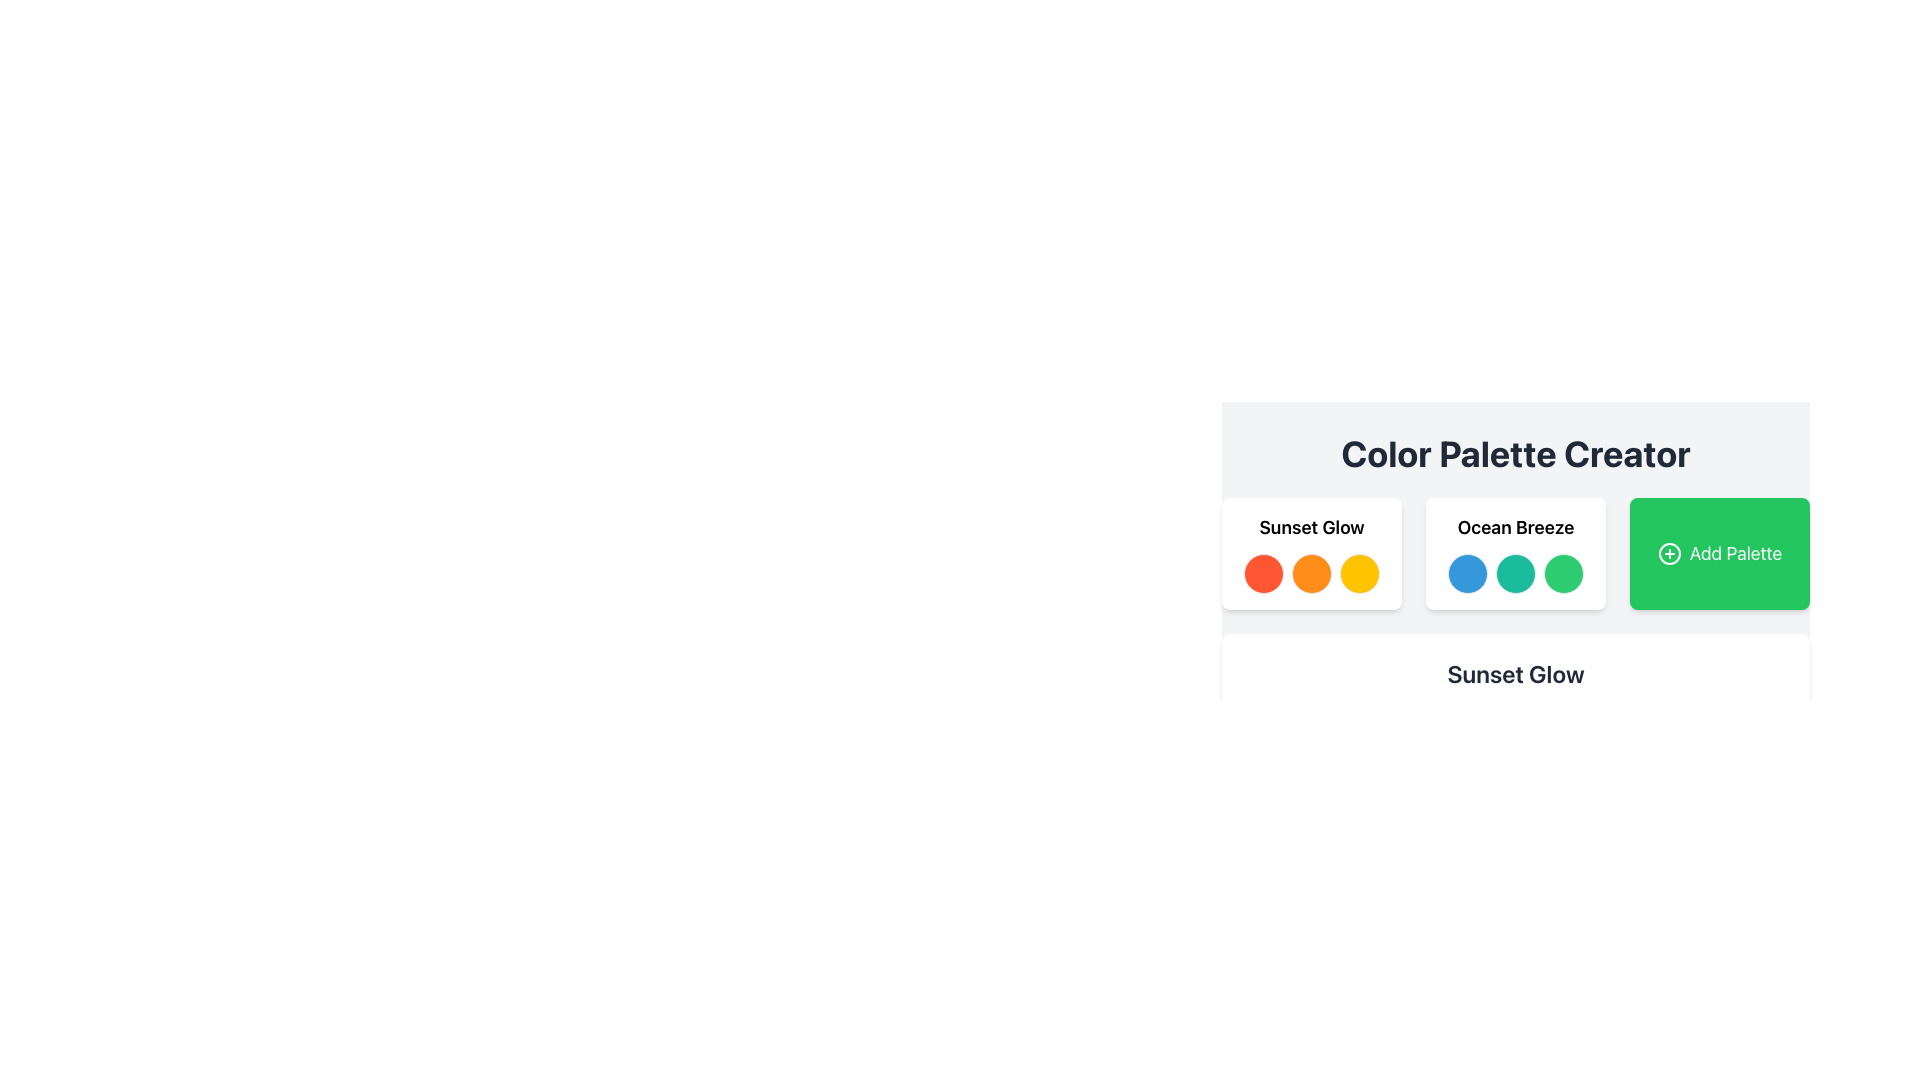 The height and width of the screenshot is (1080, 1920). Describe the element at coordinates (1669, 554) in the screenshot. I see `the small icon with a plus sign enclosed within a circle, located within the green 'Add Palette' button on the right side of the color palette options row` at that location.